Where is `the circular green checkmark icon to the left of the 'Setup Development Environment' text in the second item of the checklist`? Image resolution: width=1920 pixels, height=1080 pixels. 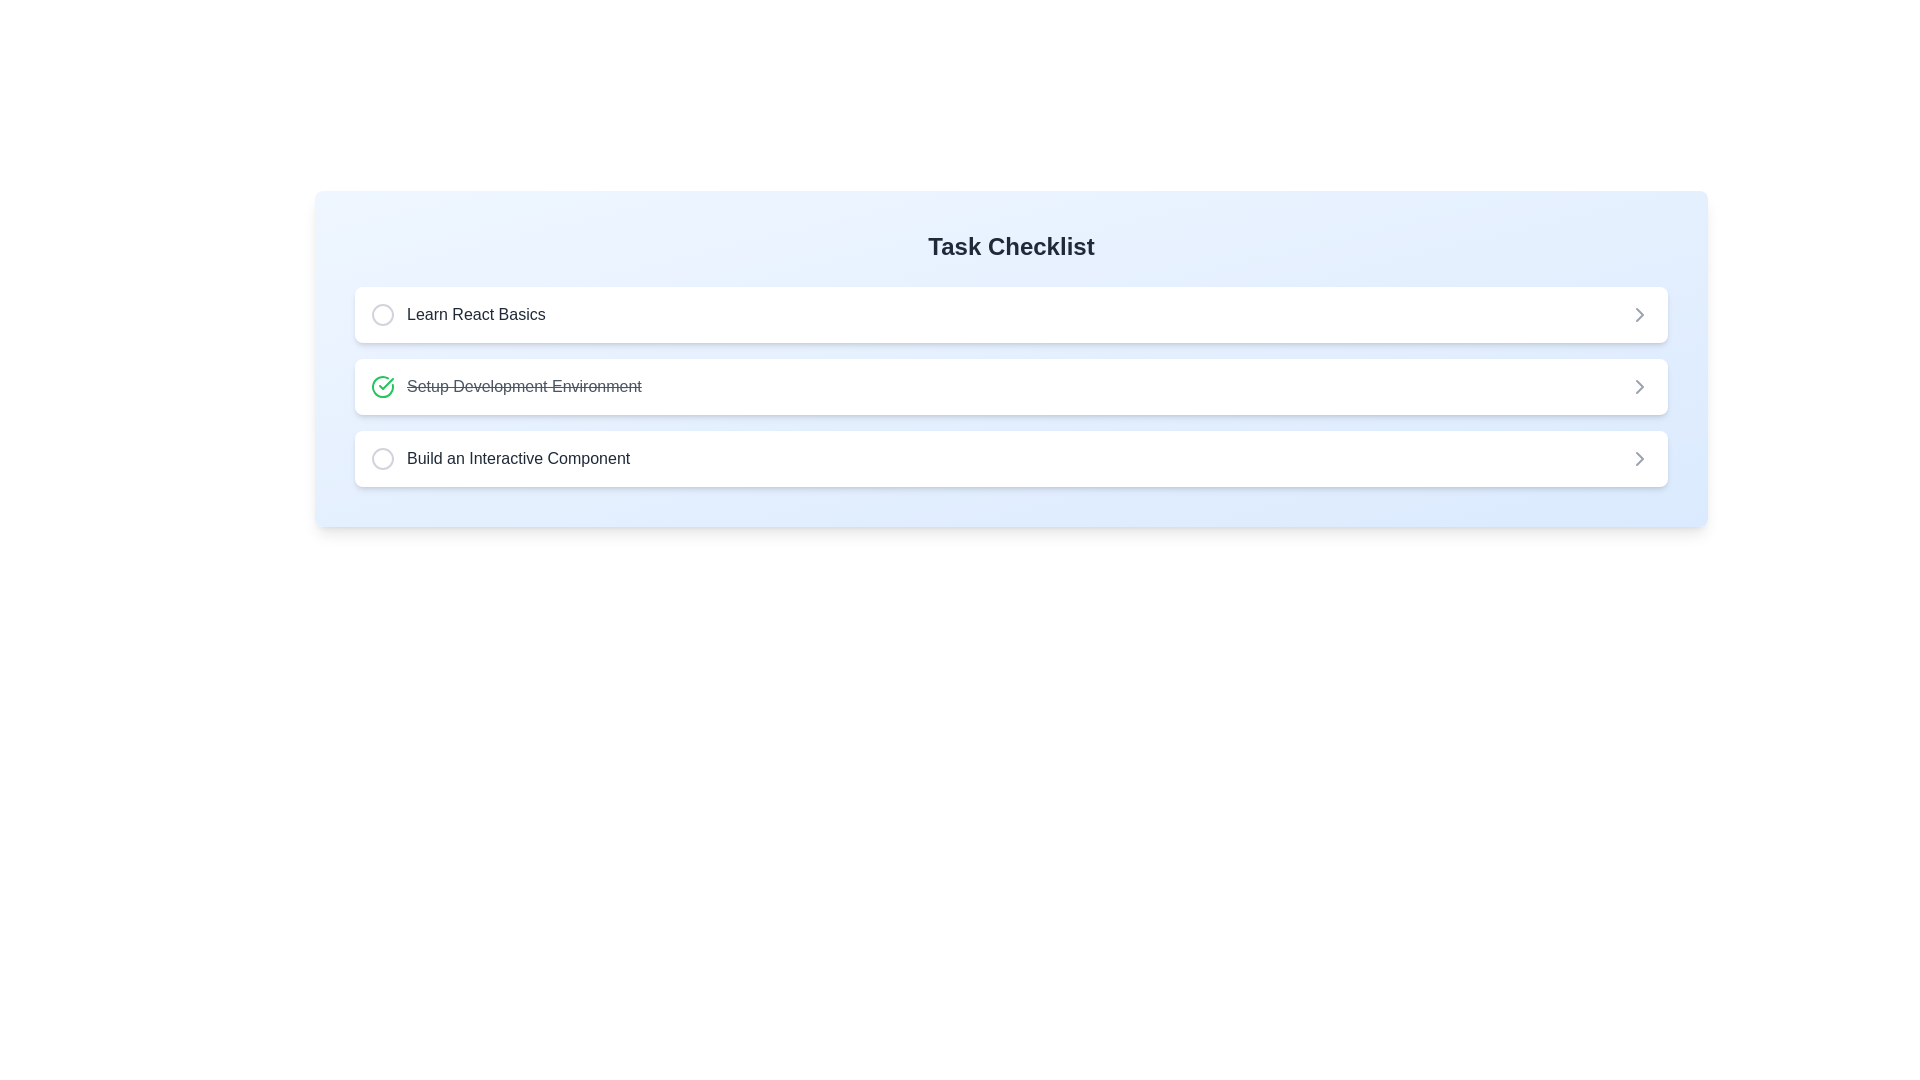
the circular green checkmark icon to the left of the 'Setup Development Environment' text in the second item of the checklist is located at coordinates (383, 386).